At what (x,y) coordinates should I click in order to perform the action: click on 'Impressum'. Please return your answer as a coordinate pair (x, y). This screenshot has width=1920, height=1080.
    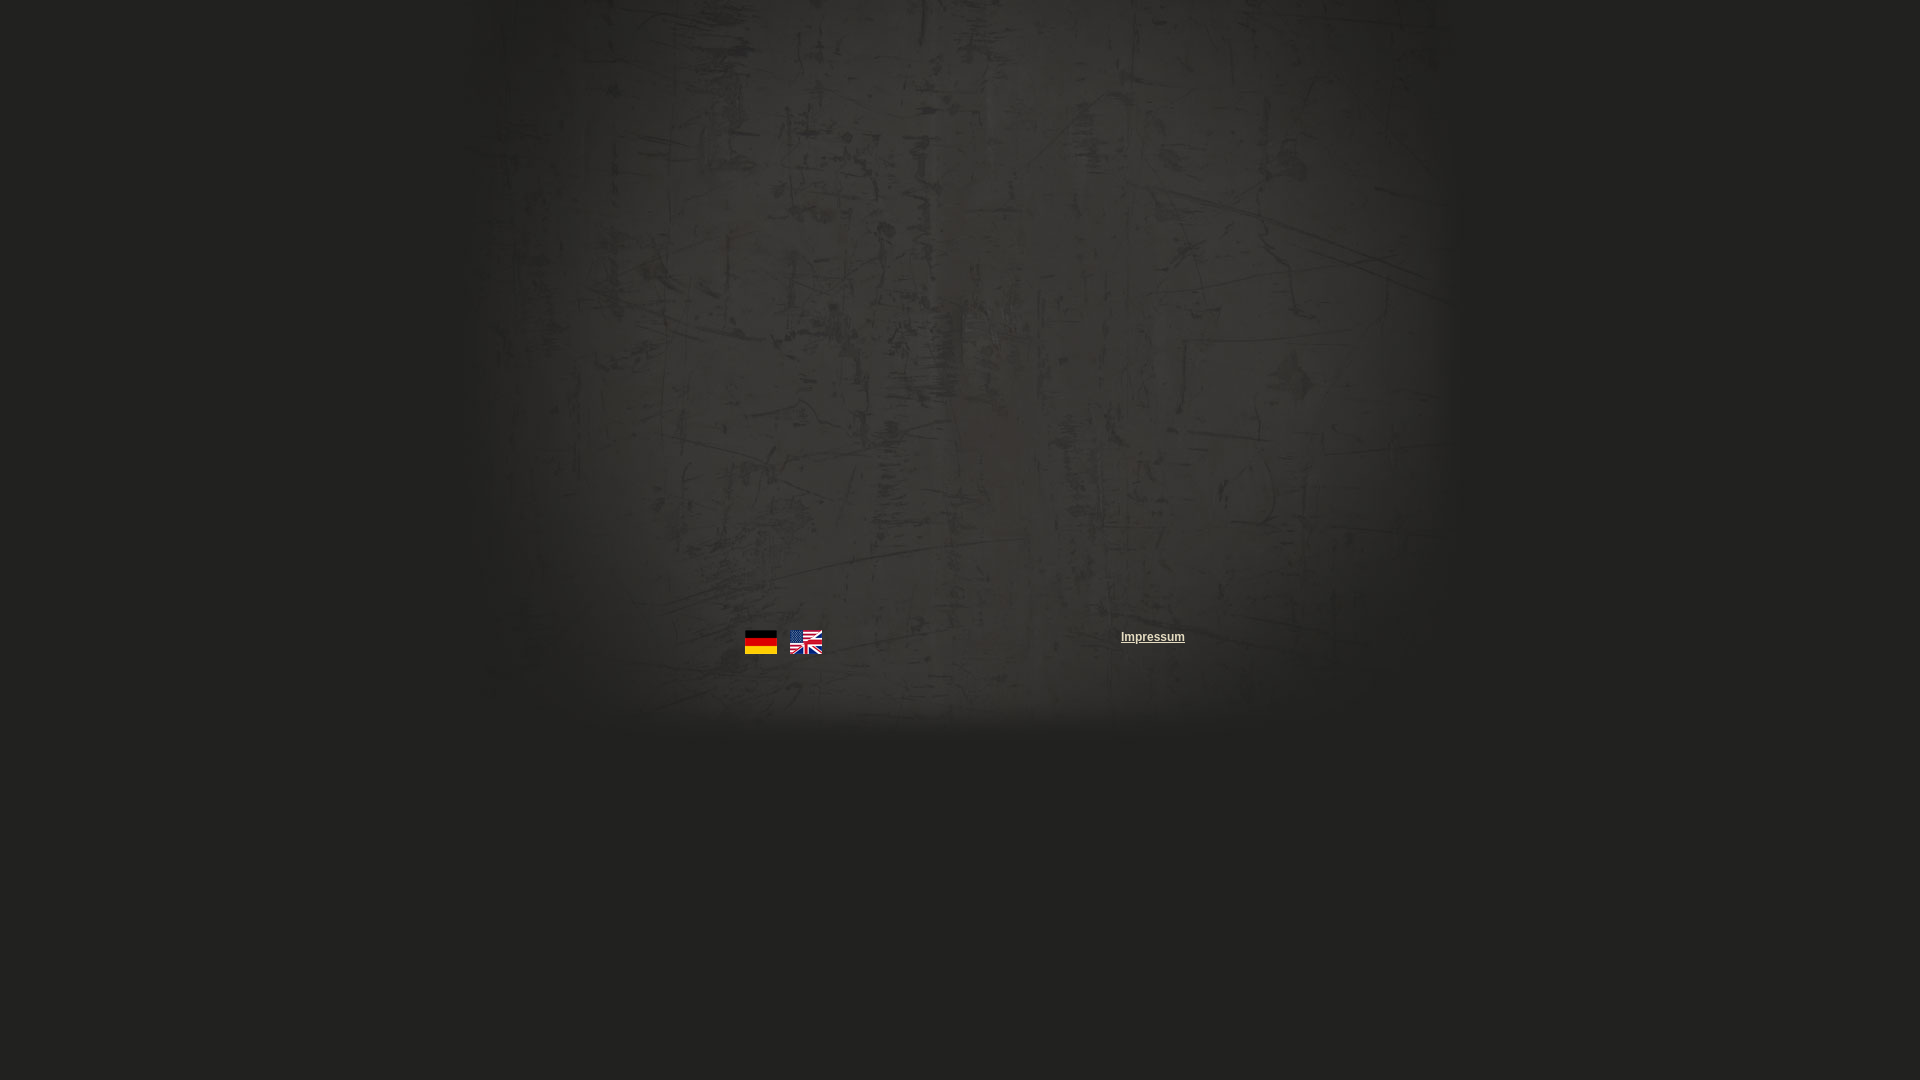
    Looking at the image, I should click on (1152, 636).